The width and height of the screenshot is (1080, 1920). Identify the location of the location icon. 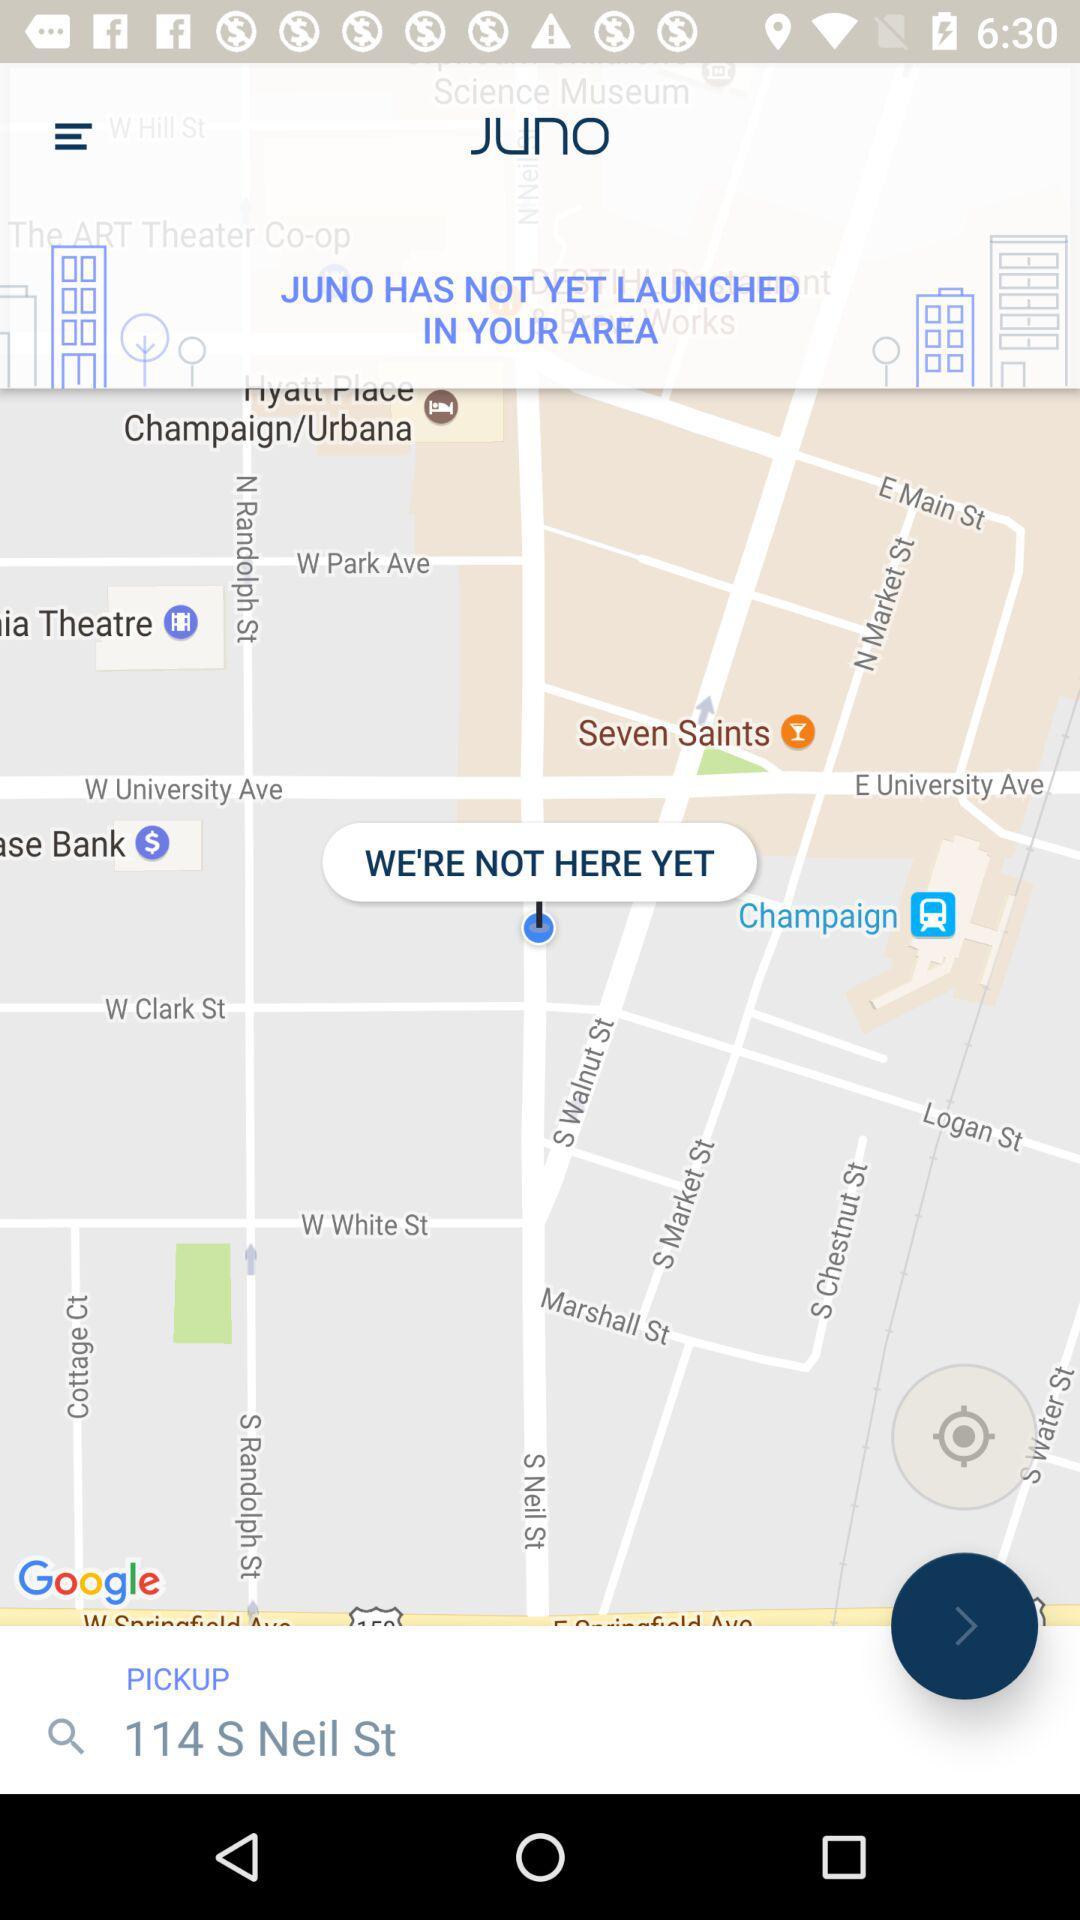
(963, 1436).